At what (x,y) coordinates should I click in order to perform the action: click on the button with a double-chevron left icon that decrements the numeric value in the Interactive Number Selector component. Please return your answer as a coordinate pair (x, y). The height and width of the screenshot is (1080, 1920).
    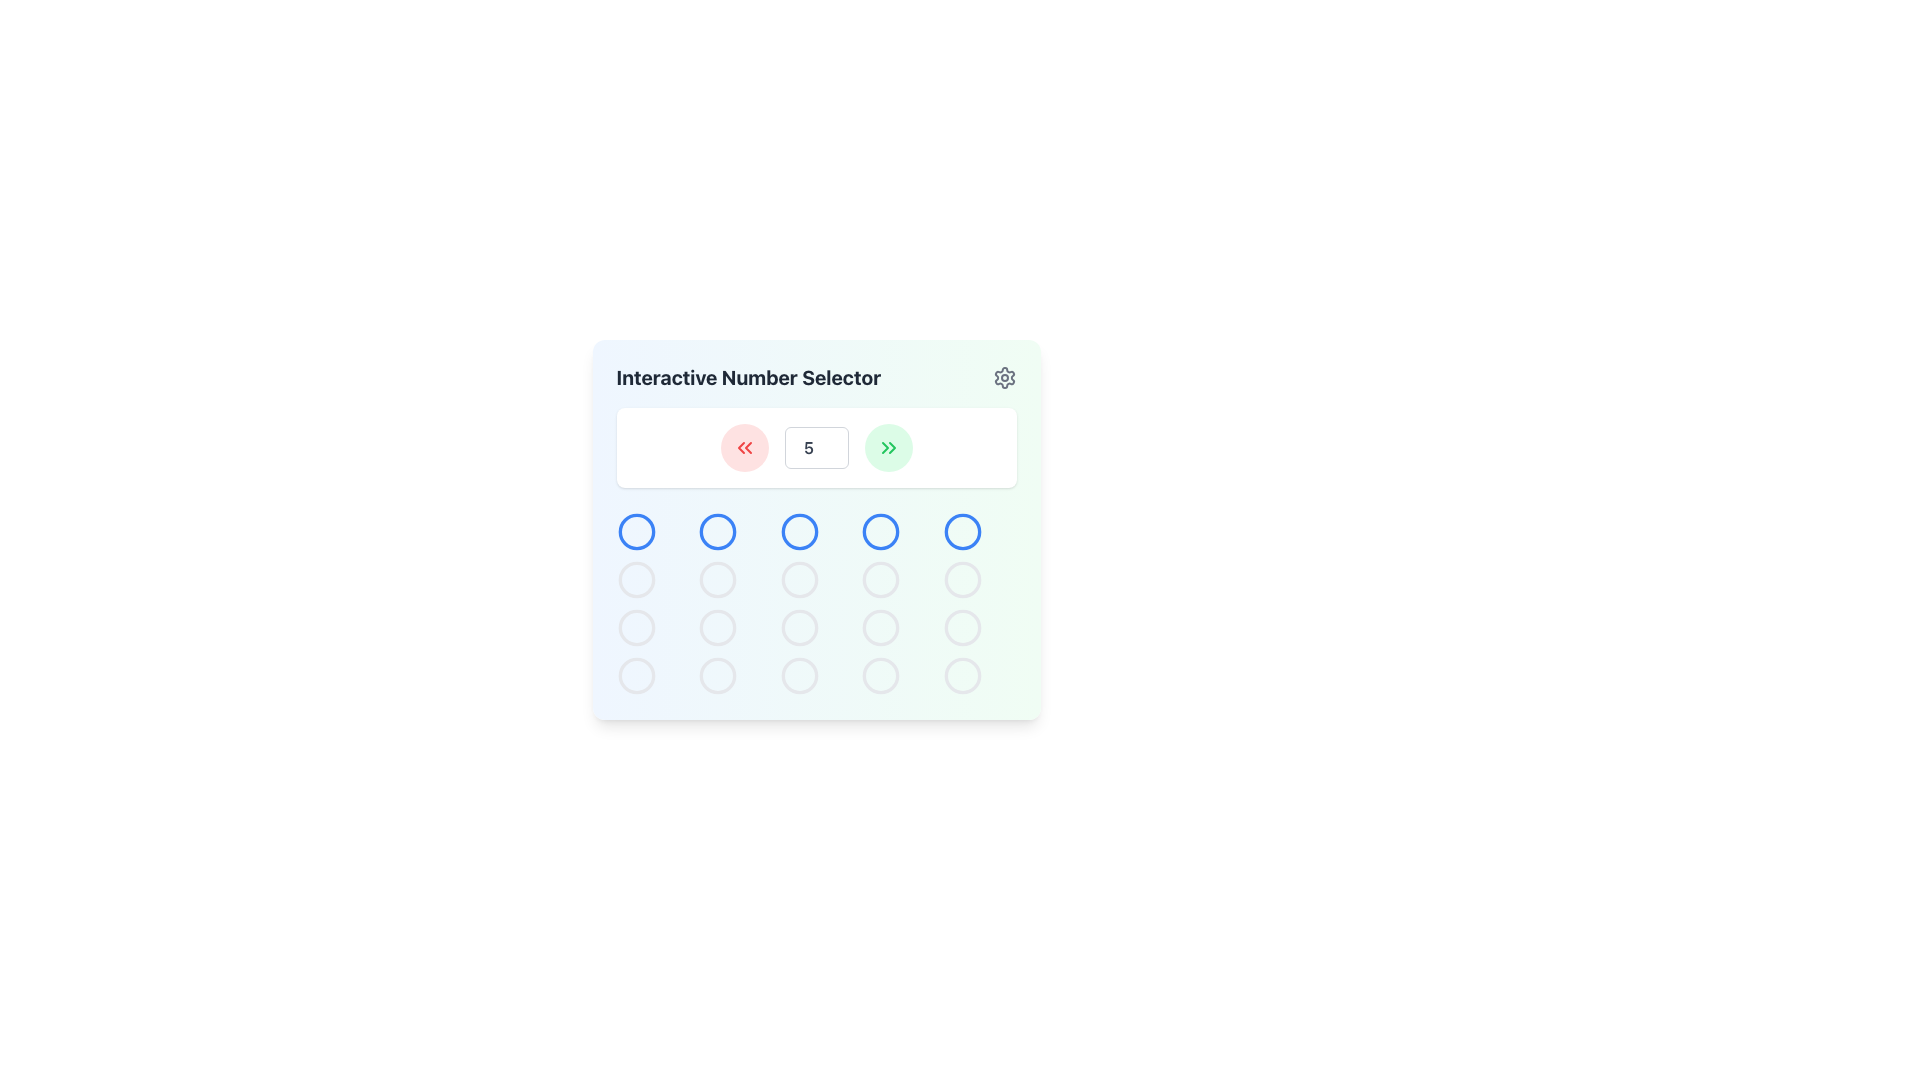
    Looking at the image, I should click on (743, 446).